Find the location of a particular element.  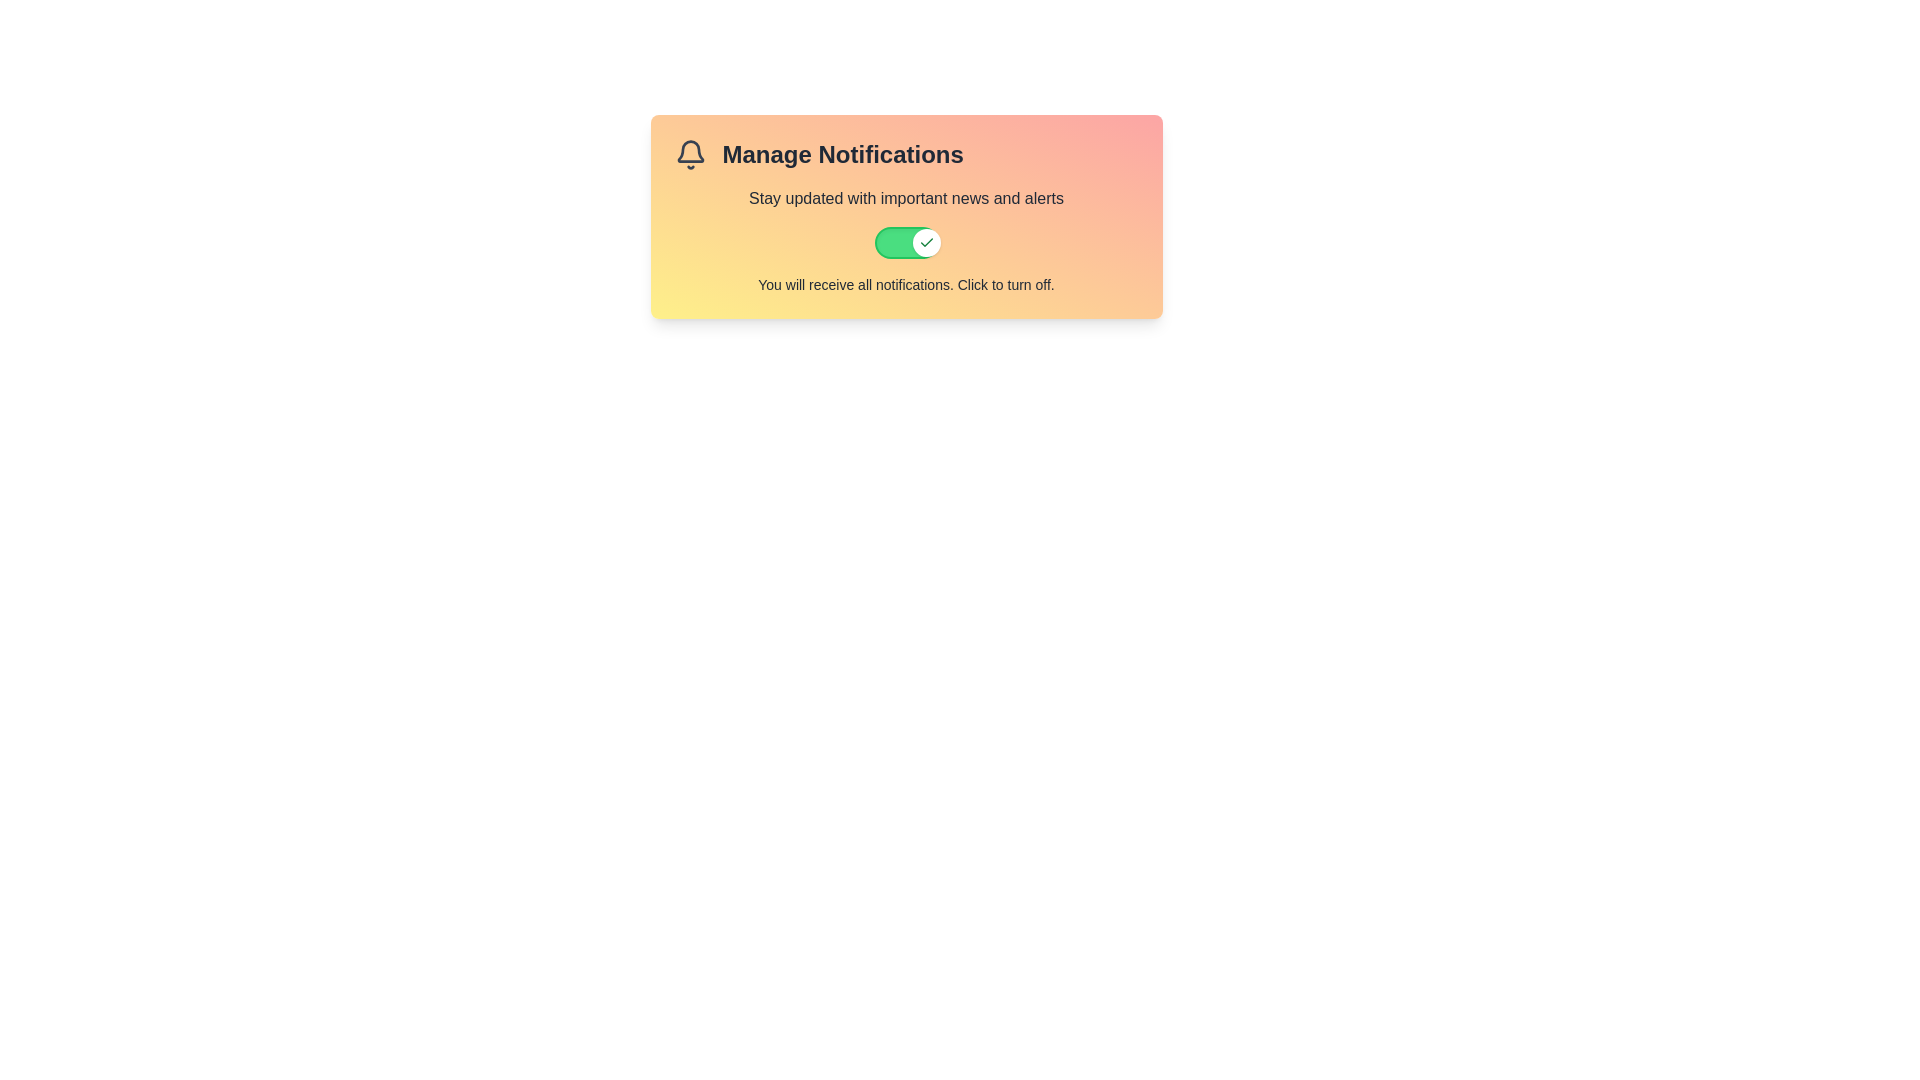

the informational text that provides details about the current notification settings' status and instructions for disabling notifications, located beneath the toggle switch in the notification management dialog is located at coordinates (905, 285).